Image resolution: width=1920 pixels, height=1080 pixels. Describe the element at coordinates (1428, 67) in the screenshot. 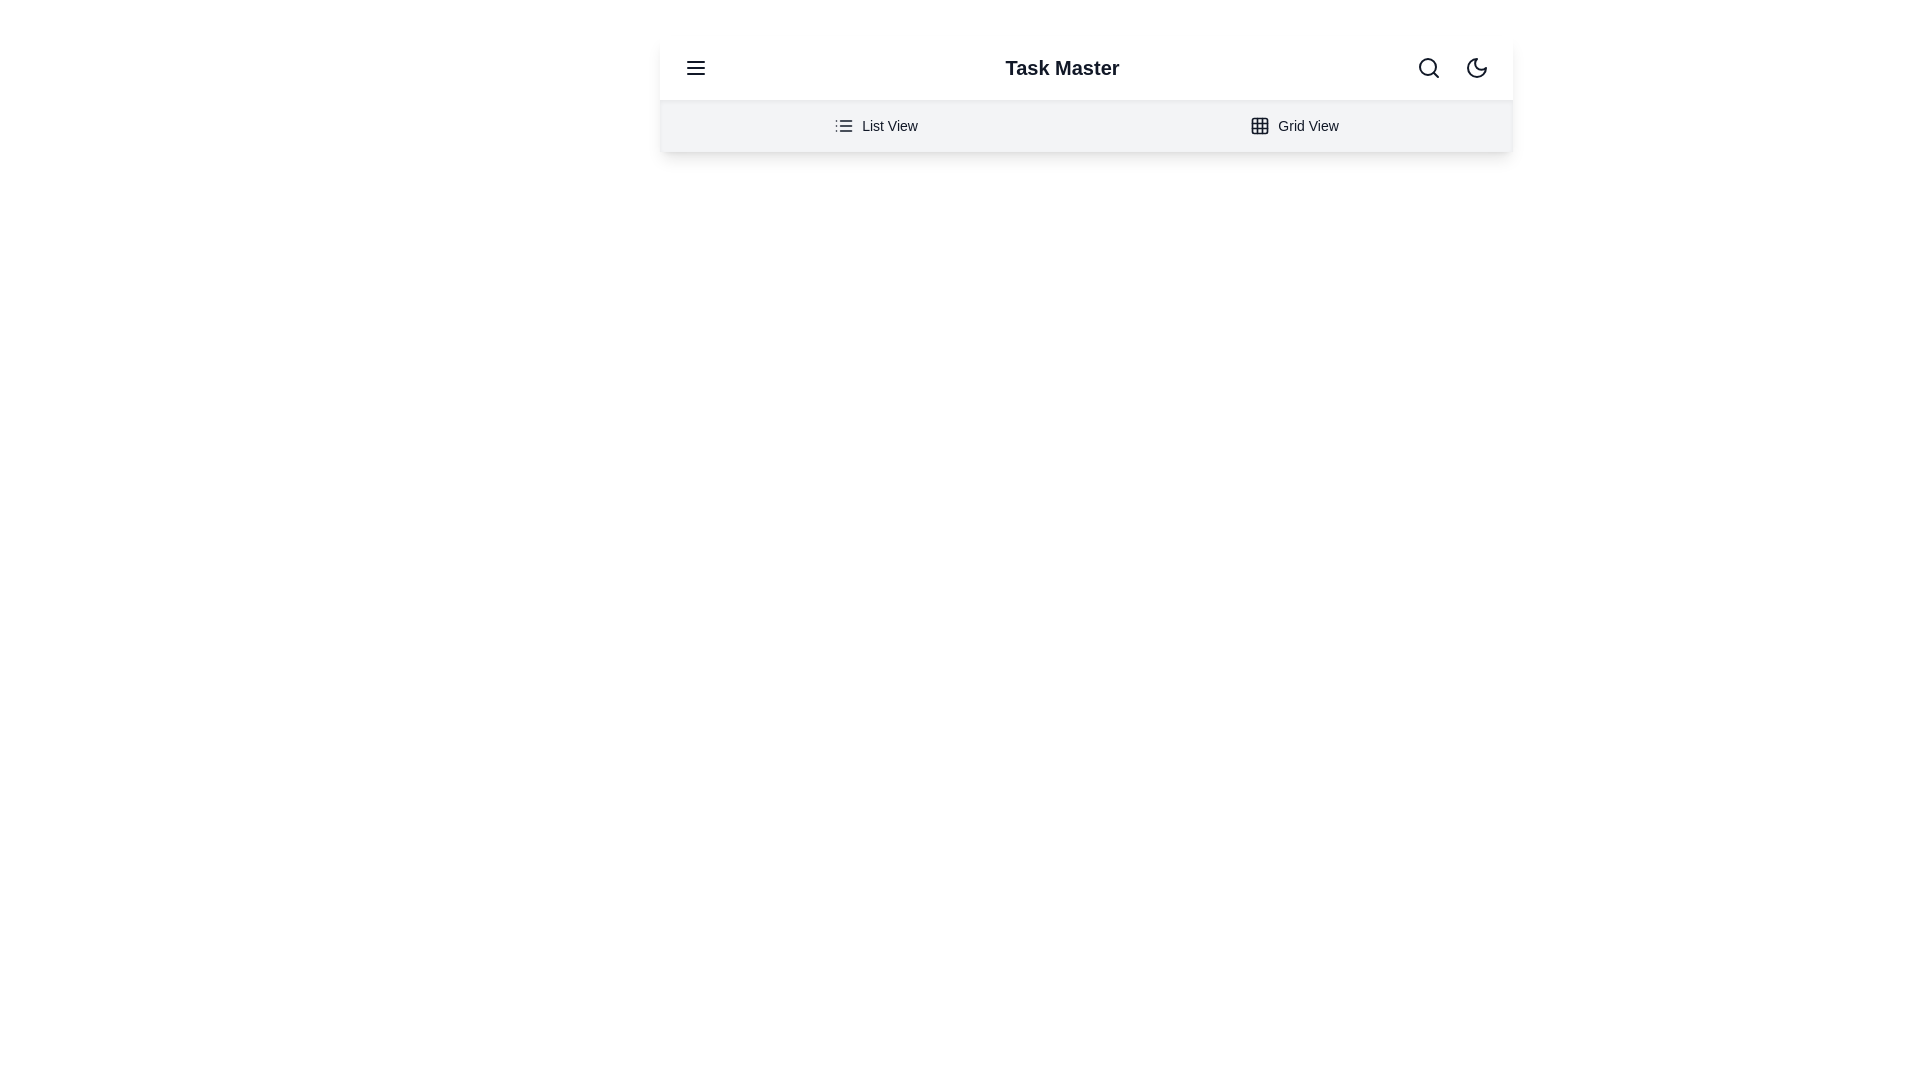

I see `the search icon to access the search functionality` at that location.